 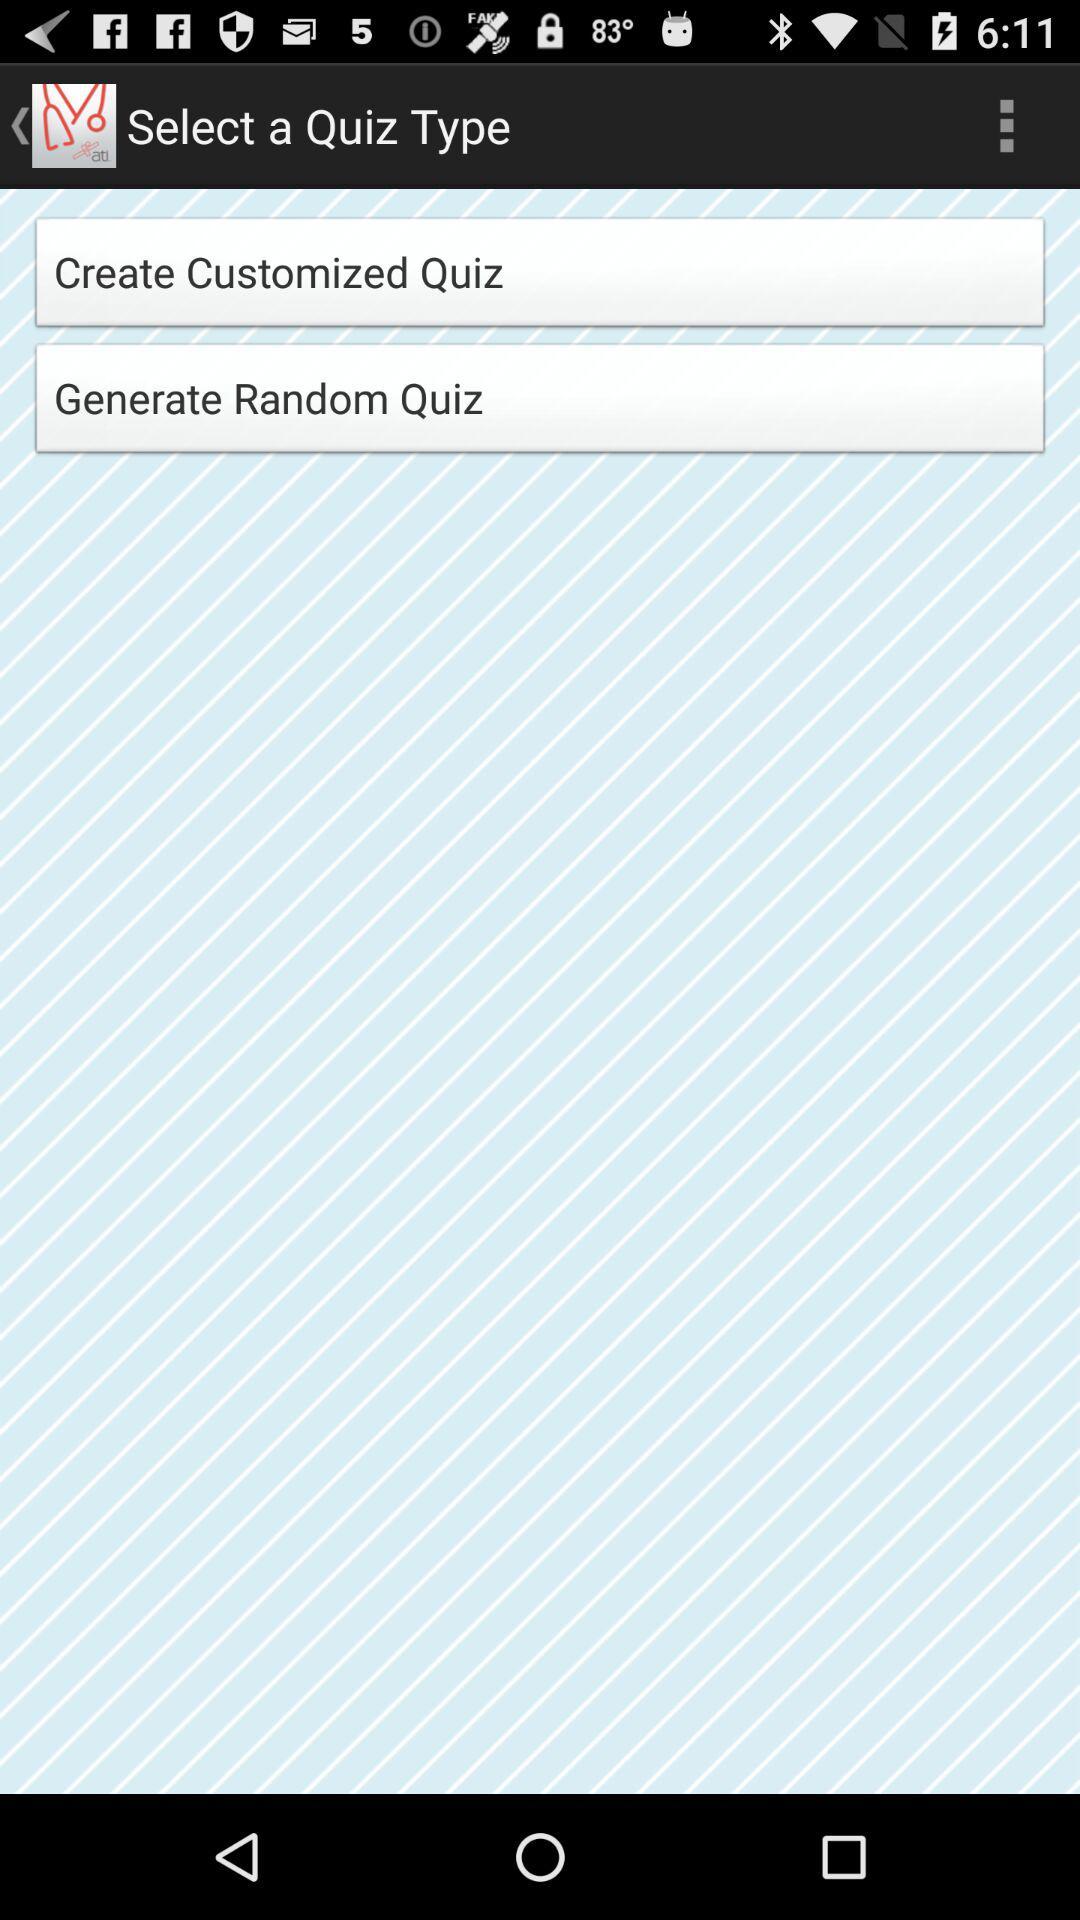 I want to click on the app to the right of select a quiz icon, so click(x=1006, y=124).